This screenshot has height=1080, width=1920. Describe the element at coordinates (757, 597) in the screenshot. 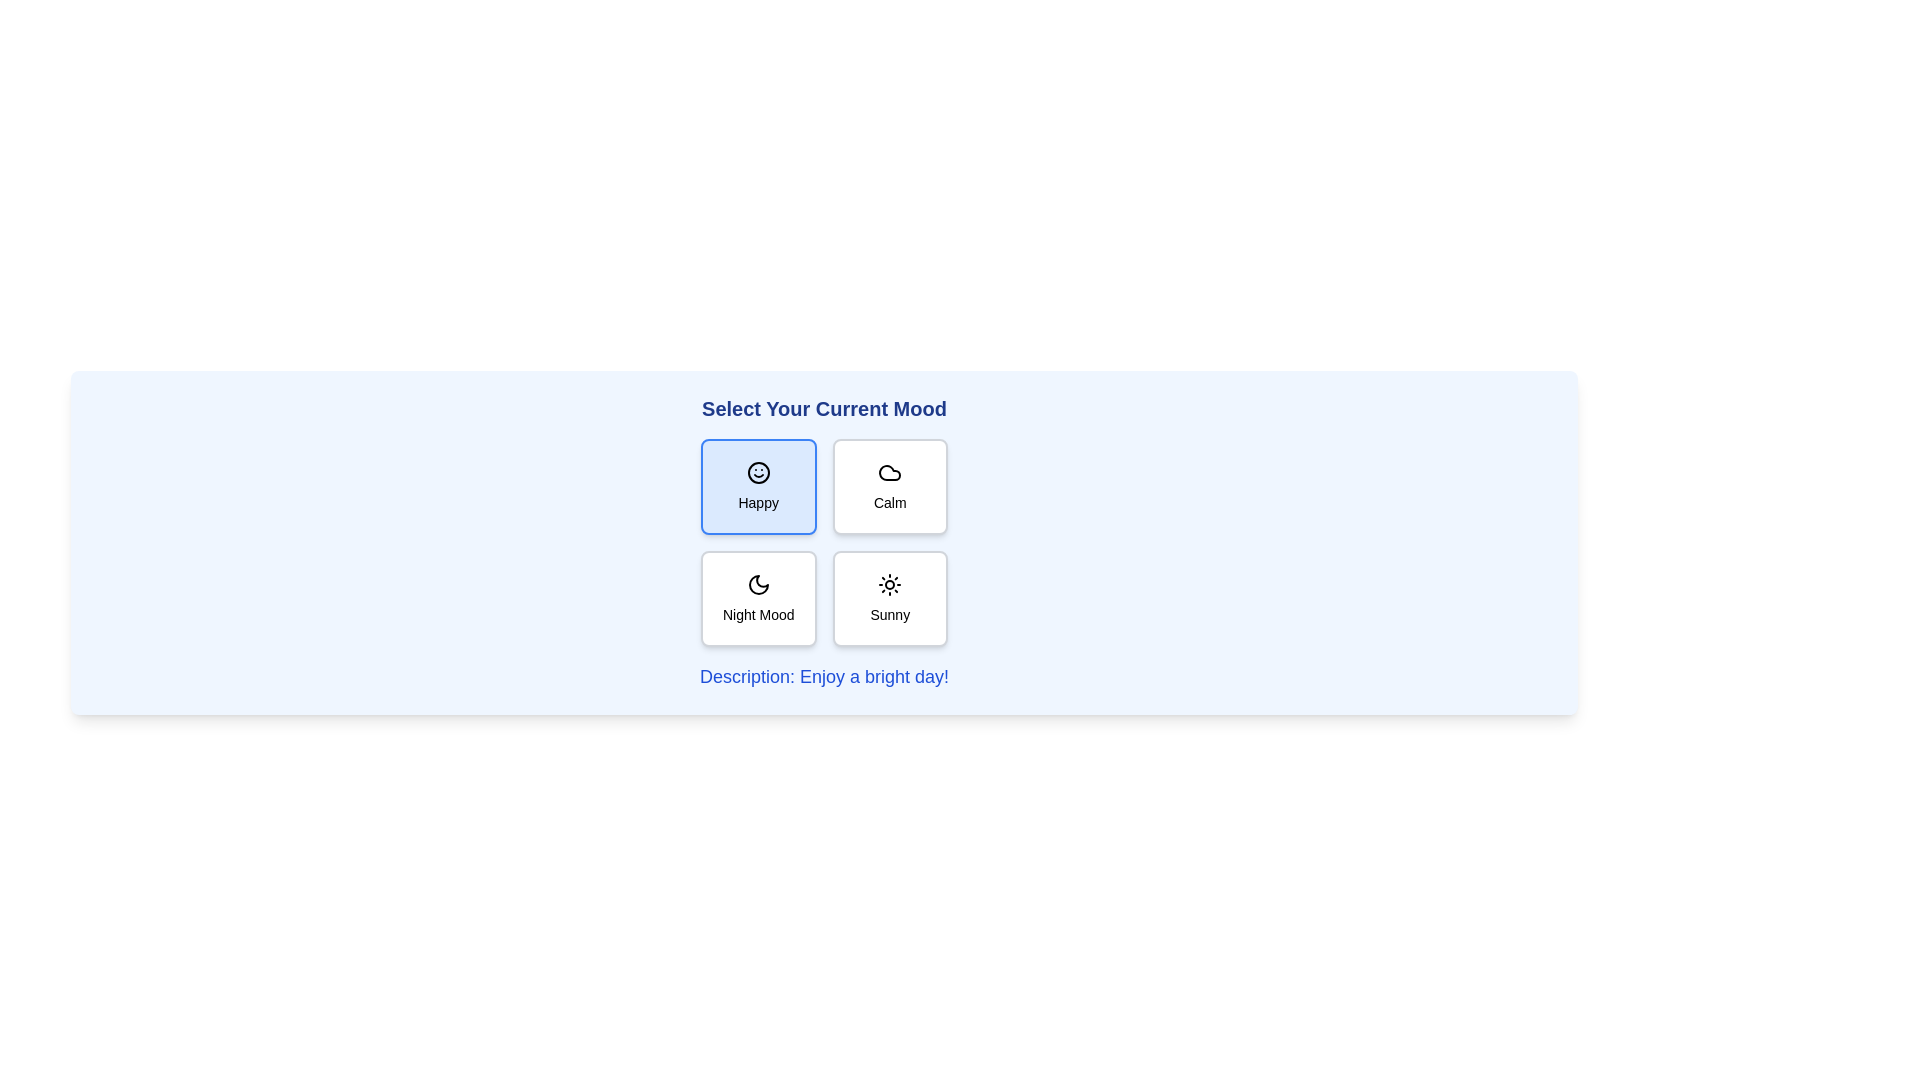

I see `the mood button labeled Night Mood` at that location.